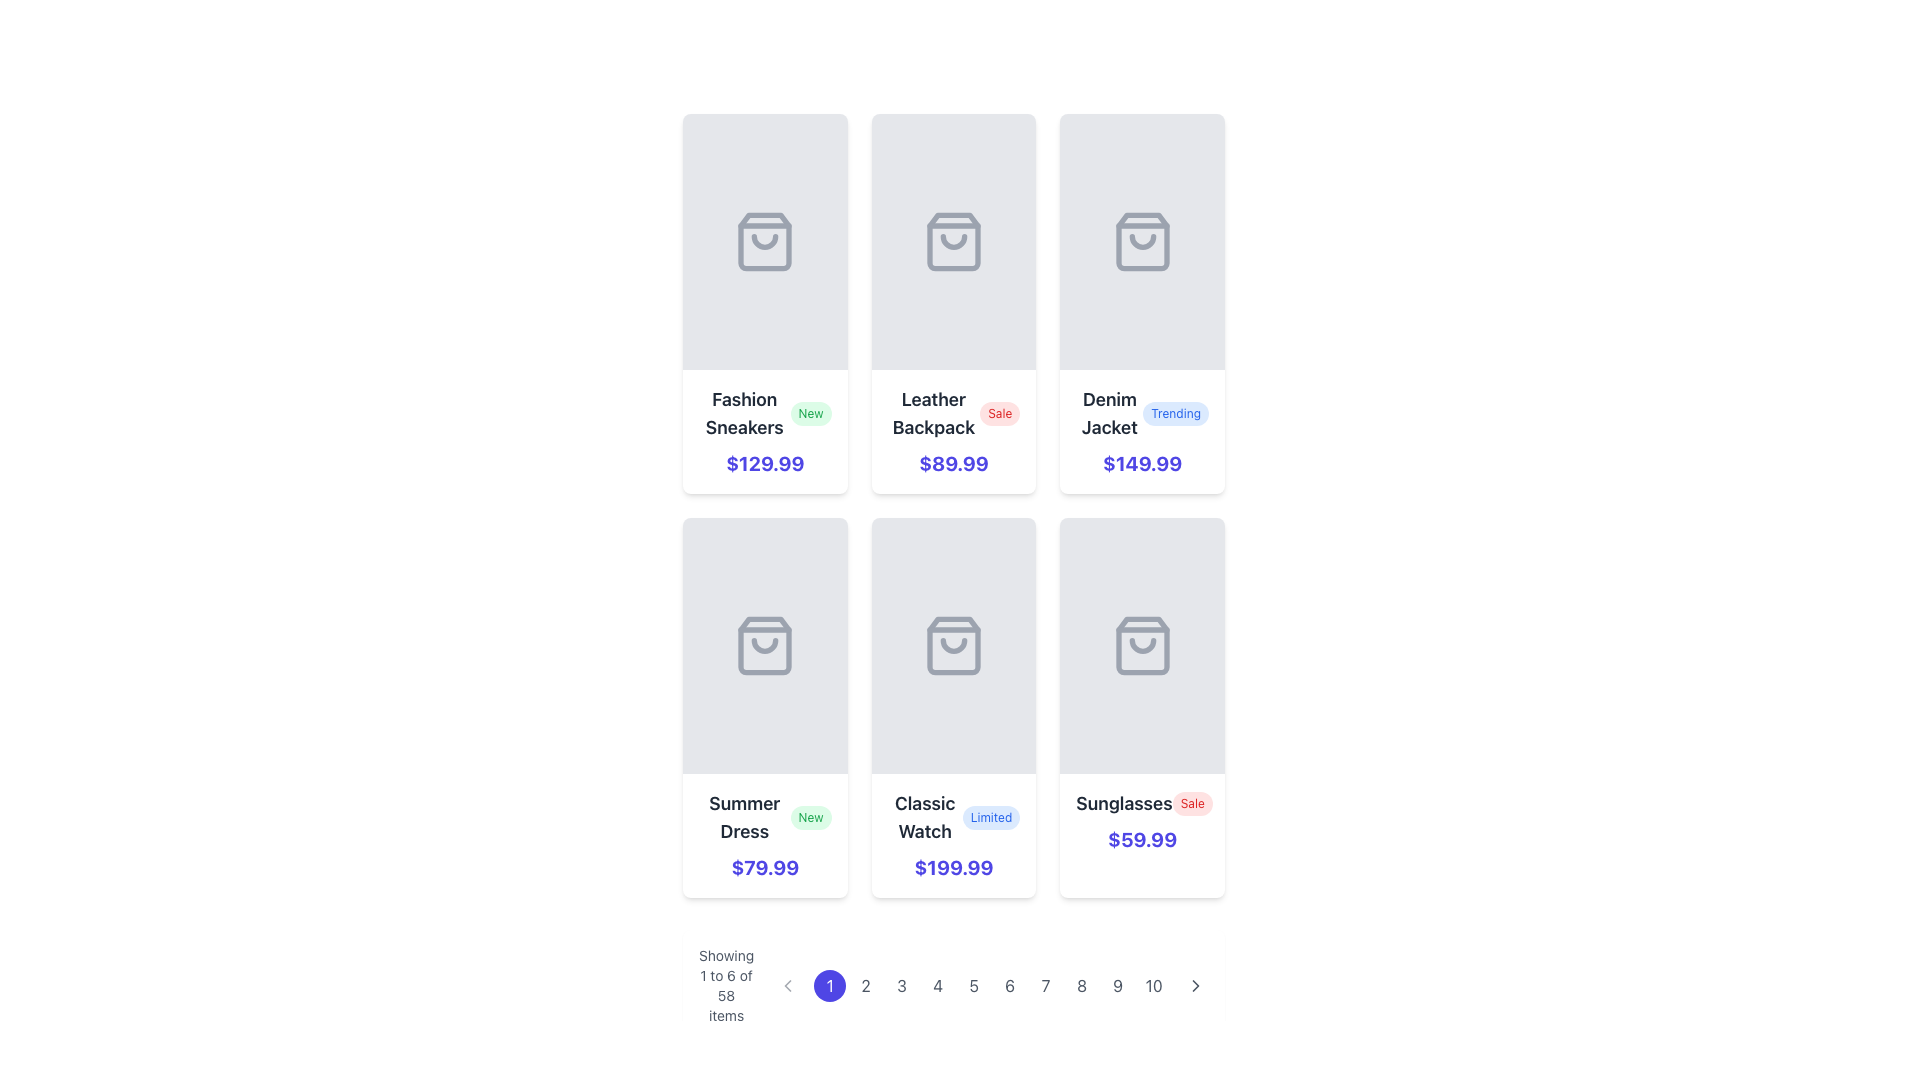  I want to click on the text label displaying 'Summer Dress' which is bold and dark gray, located in the first column of the second row in a grid layout, so click(743, 817).